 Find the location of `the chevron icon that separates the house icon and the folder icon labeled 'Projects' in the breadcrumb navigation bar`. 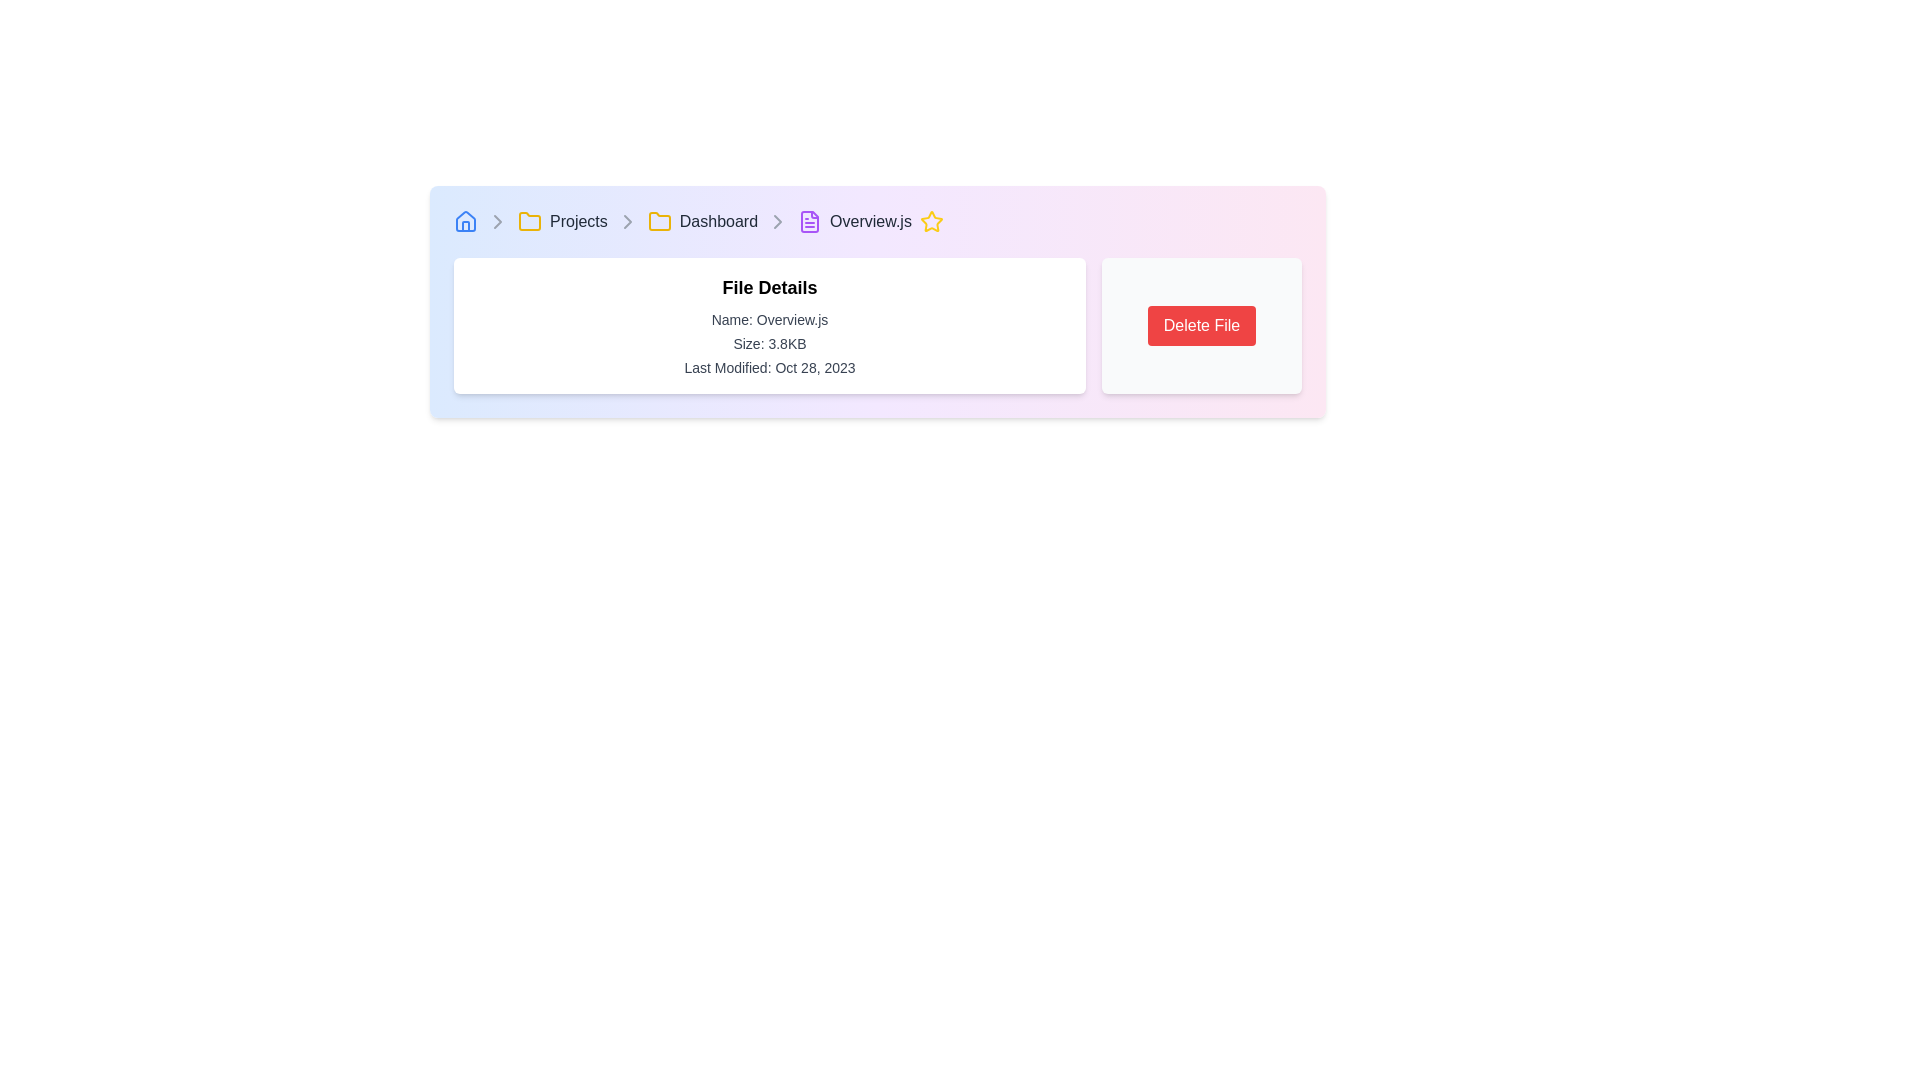

the chevron icon that separates the house icon and the folder icon labeled 'Projects' in the breadcrumb navigation bar is located at coordinates (498, 222).